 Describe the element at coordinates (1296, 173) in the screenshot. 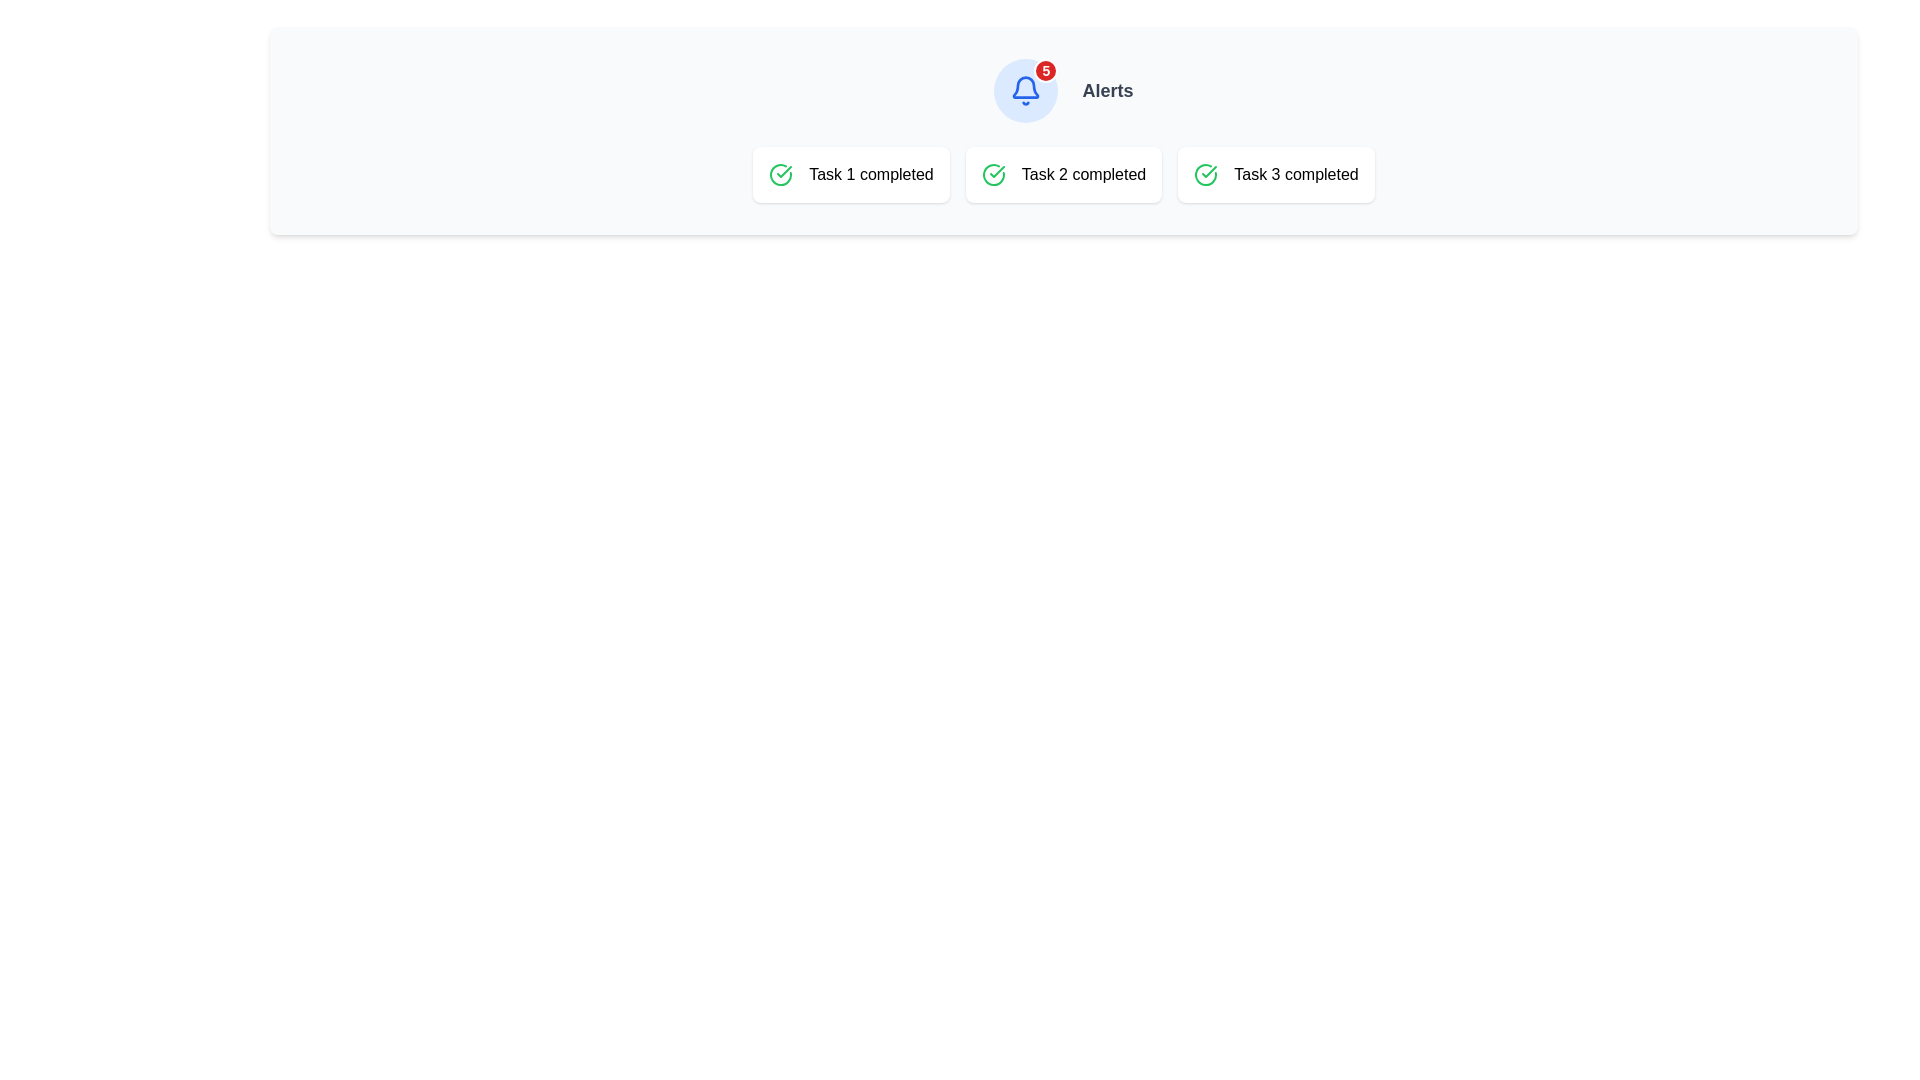

I see `the Text Label that indicates 'Task 3' has been completed, which is the third item in a row of task completion indicators and is positioned to the right of a green check mark icon` at that location.